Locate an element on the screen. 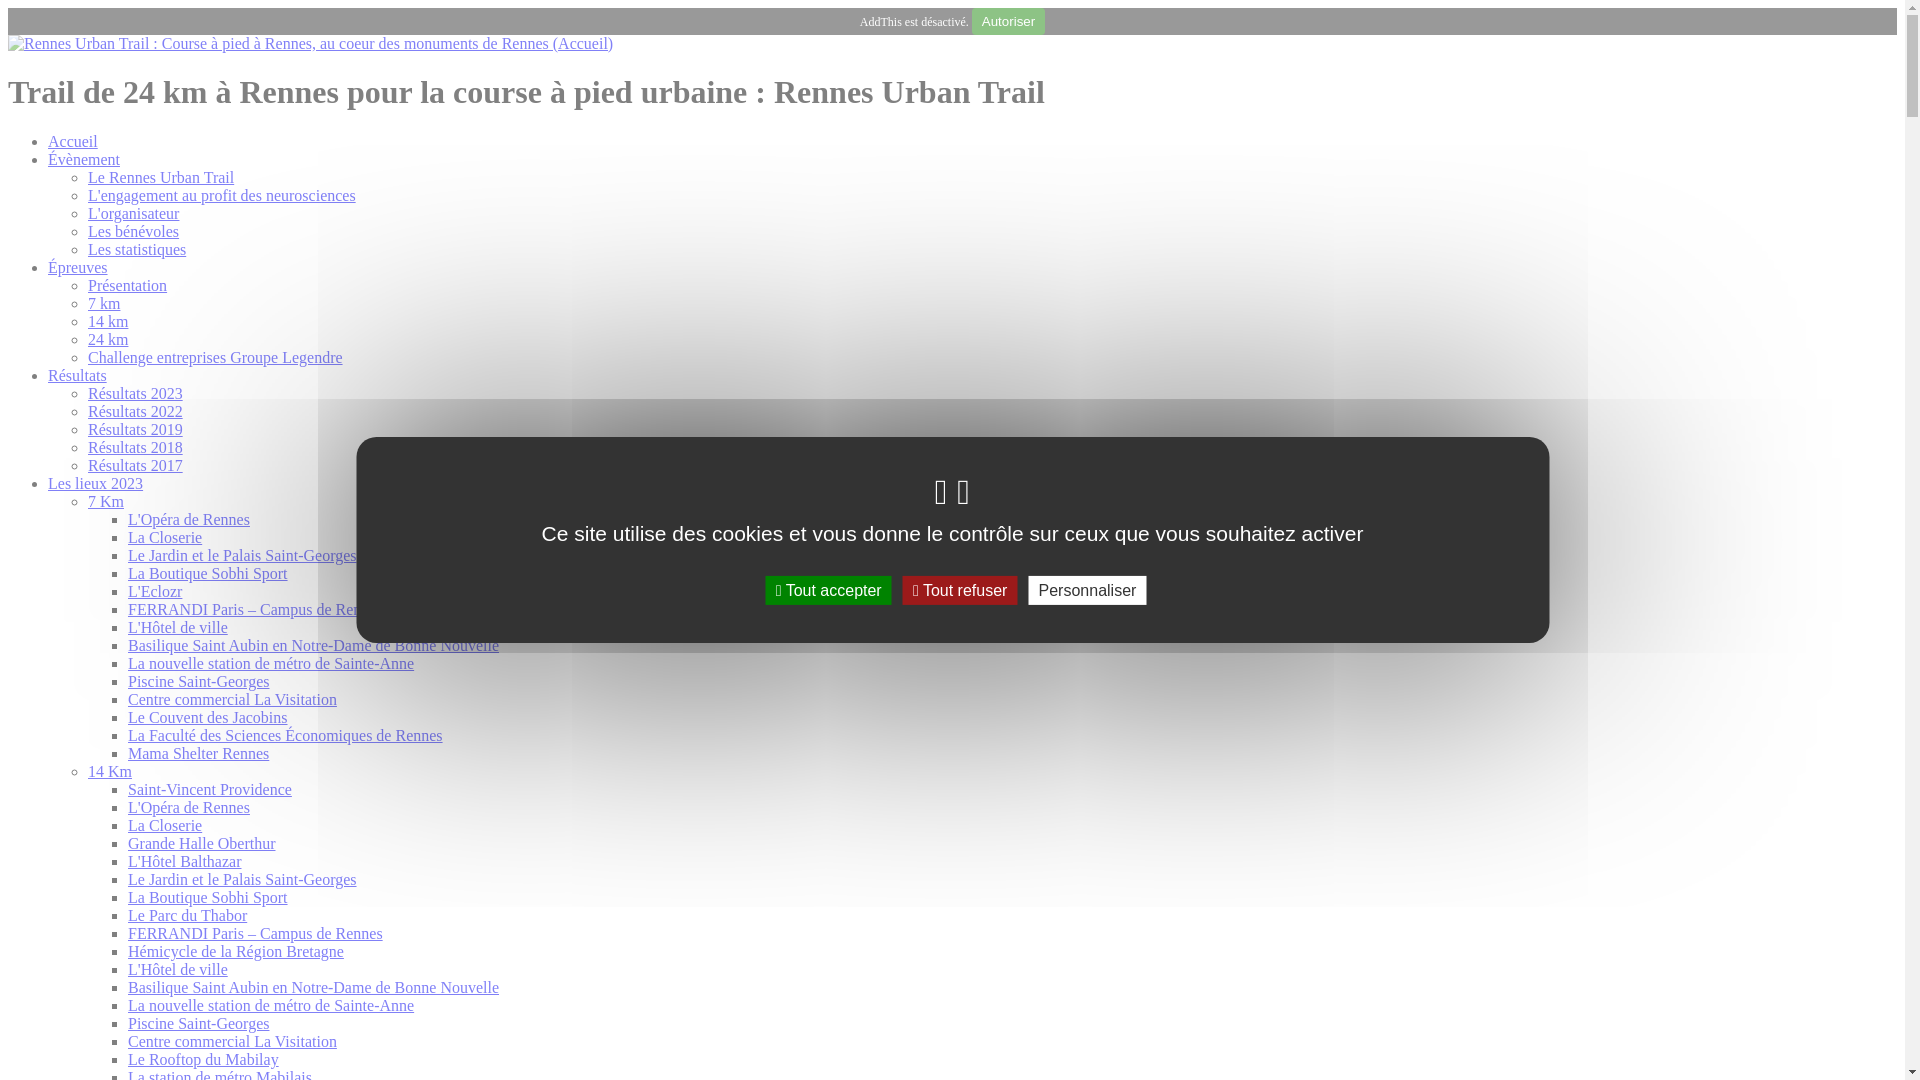  'La Boutique Sobhi Sport' is located at coordinates (207, 573).